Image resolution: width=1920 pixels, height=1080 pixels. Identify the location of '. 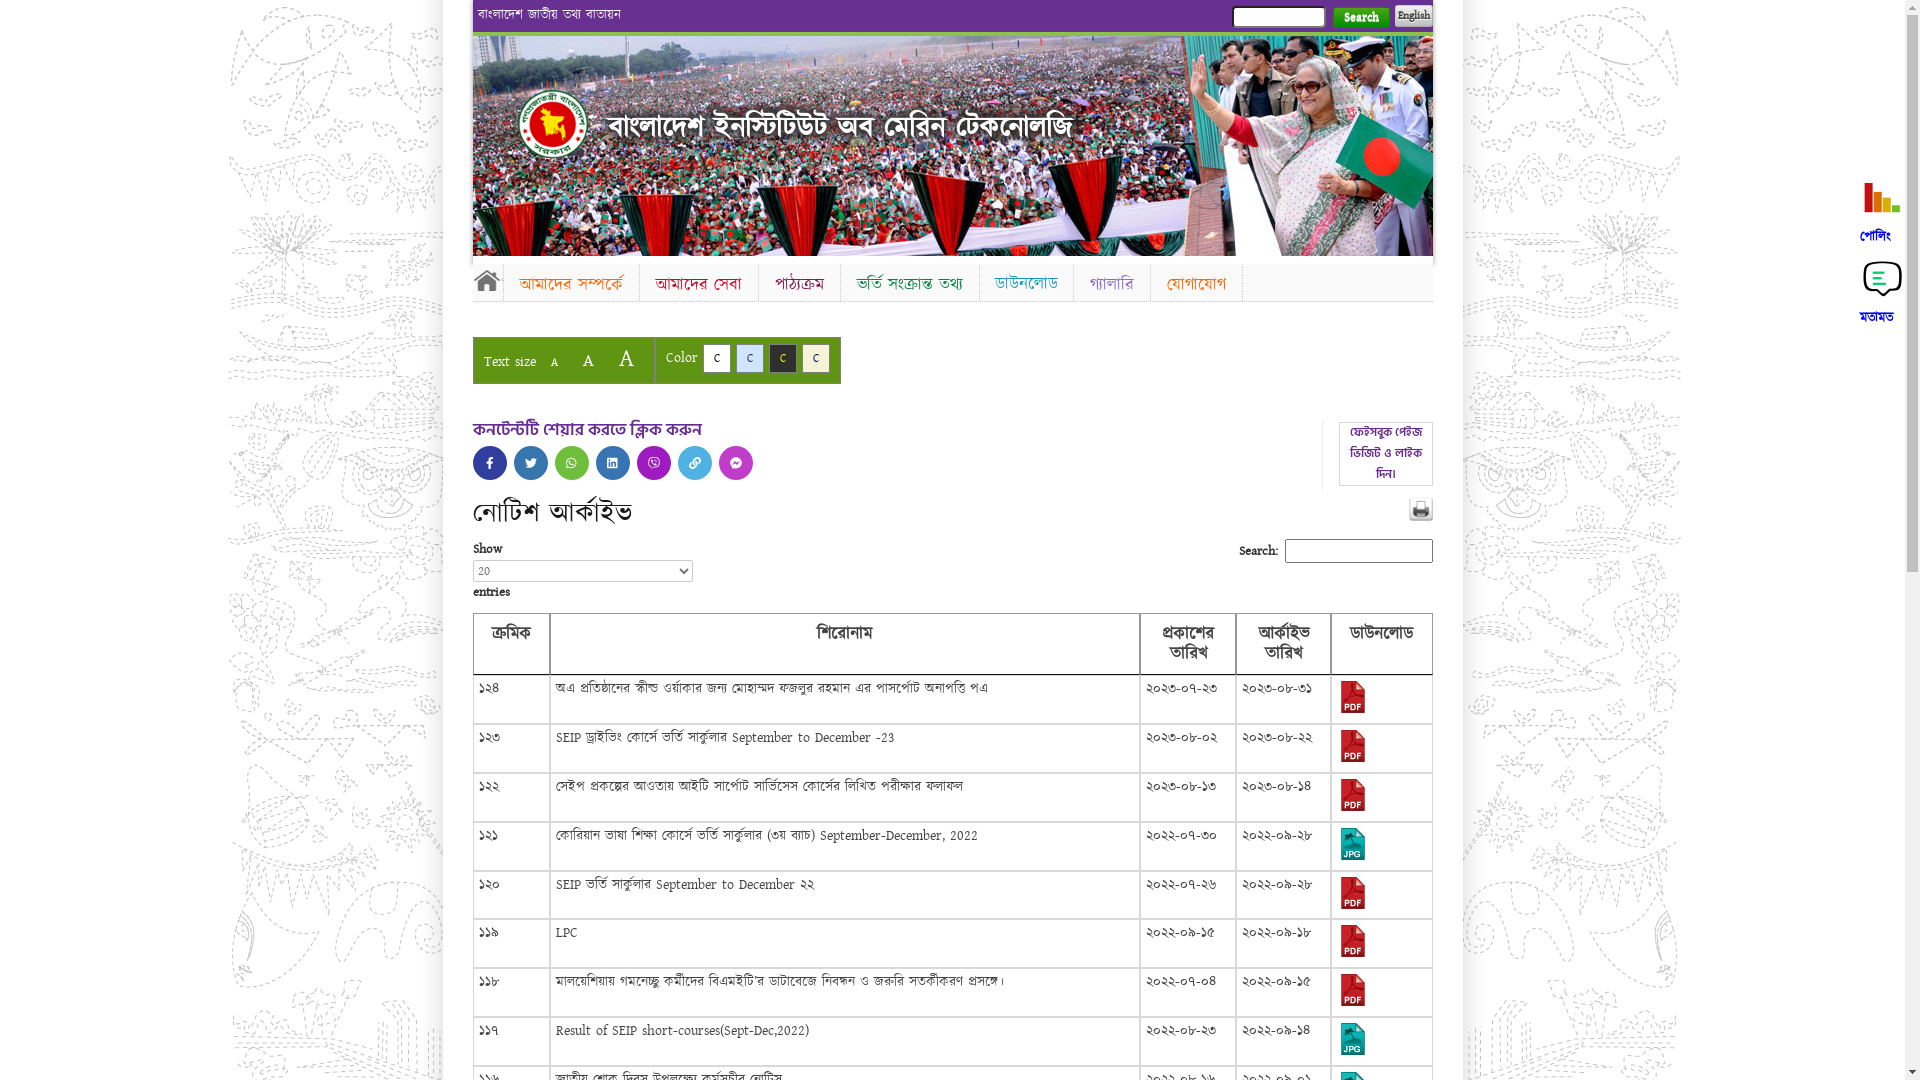
(552, 123).